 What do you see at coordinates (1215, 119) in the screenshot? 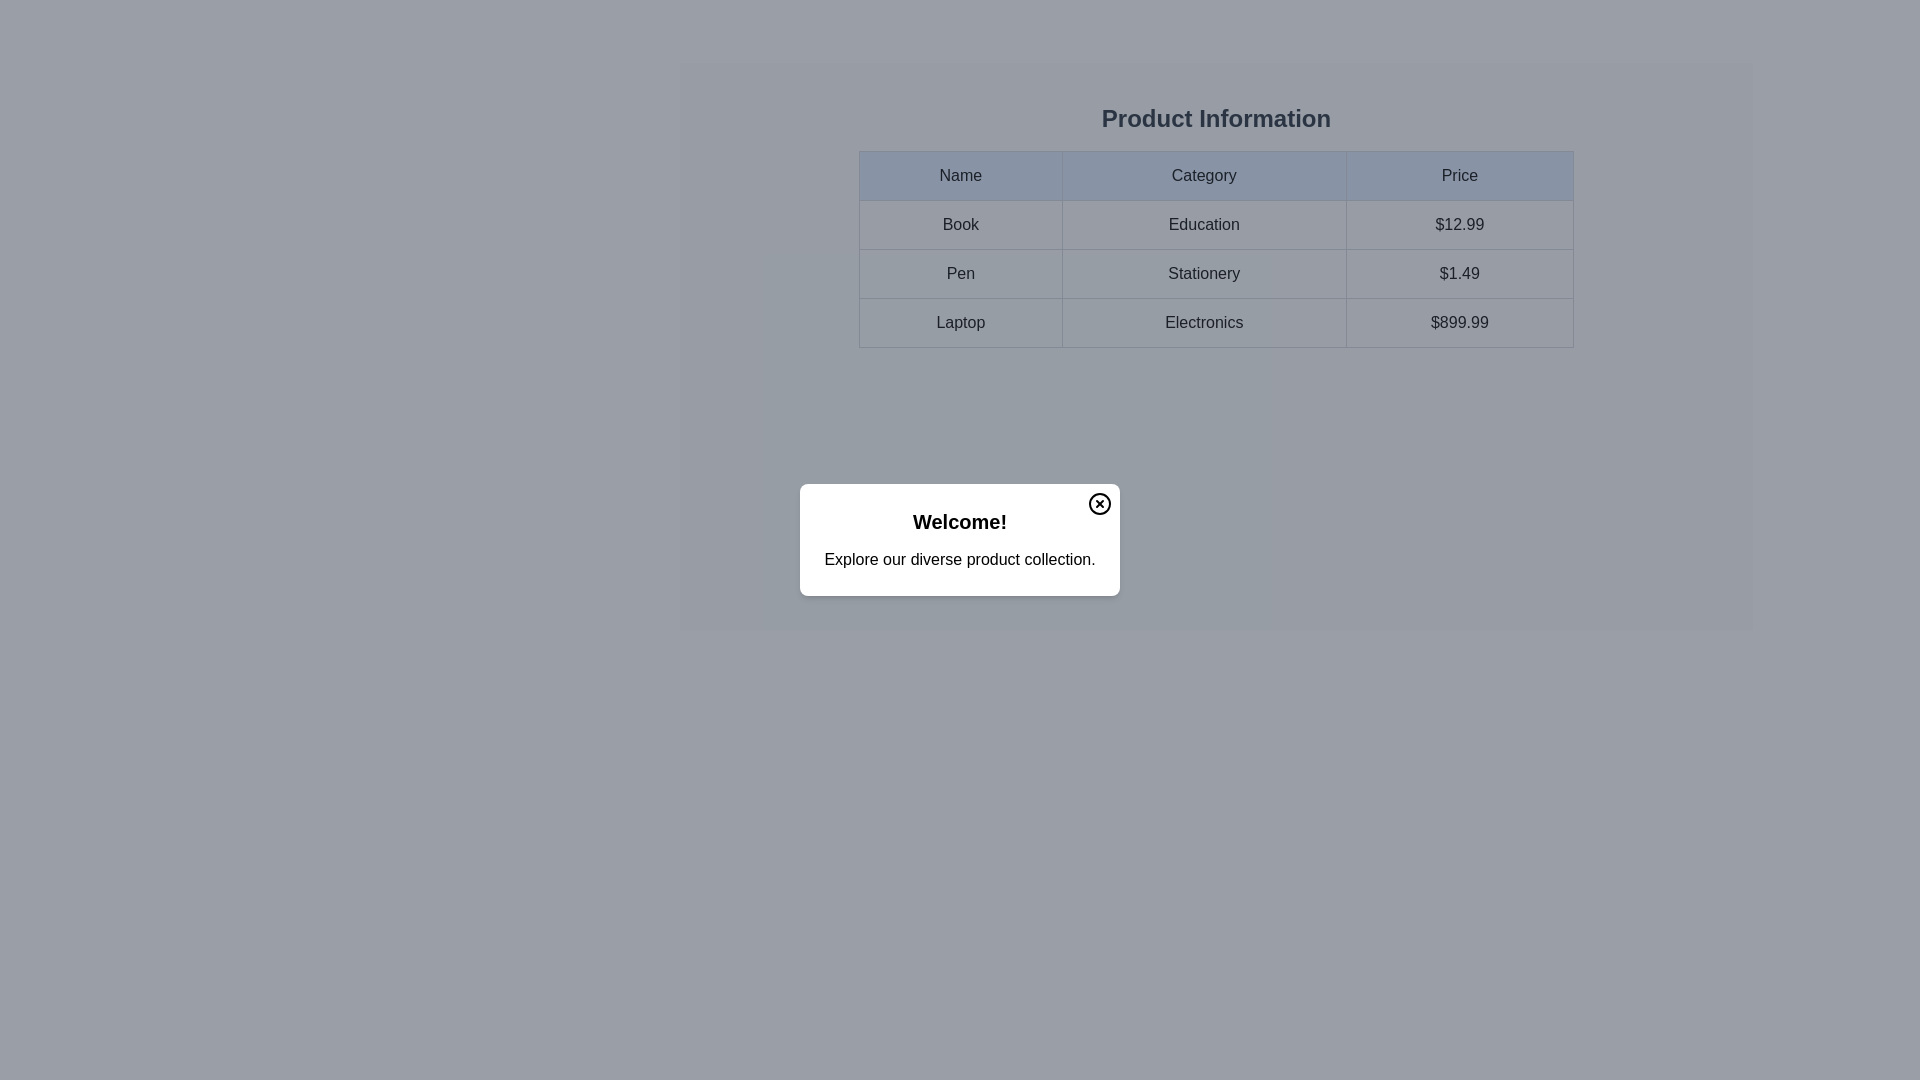
I see `text from the header labeled 'Product Information', which is displayed in a large, bold font and serves as the title for the product details section` at bounding box center [1215, 119].